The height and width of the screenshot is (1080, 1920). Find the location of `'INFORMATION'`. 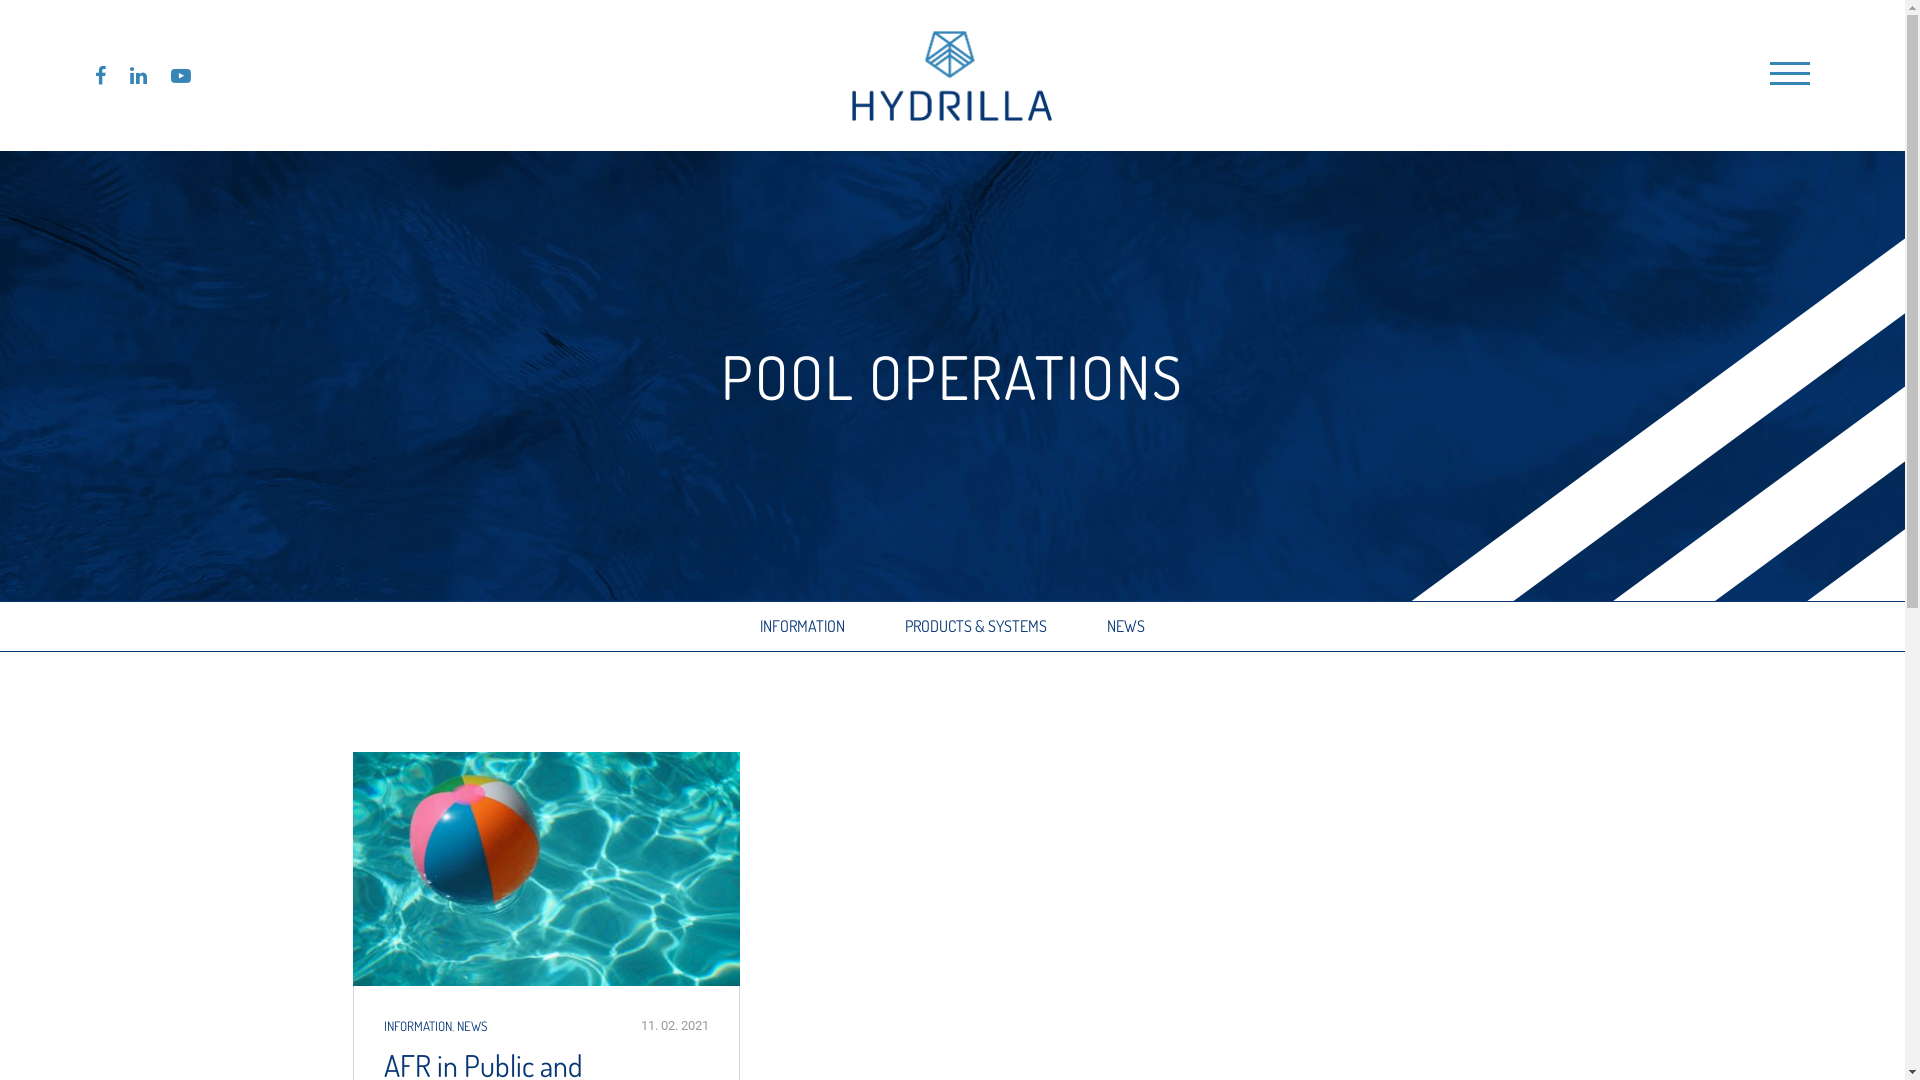

'INFORMATION' is located at coordinates (802, 625).